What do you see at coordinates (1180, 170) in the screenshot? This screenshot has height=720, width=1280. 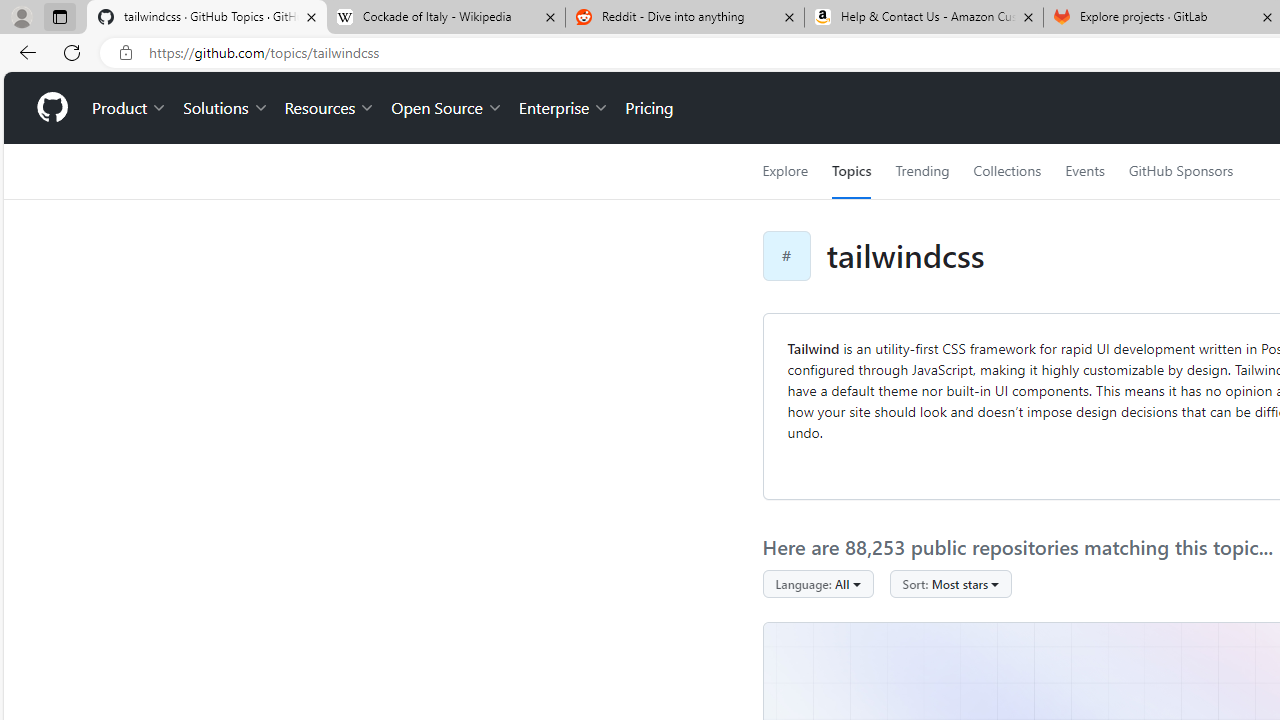 I see `'GitHub Sponsors'` at bounding box center [1180, 170].